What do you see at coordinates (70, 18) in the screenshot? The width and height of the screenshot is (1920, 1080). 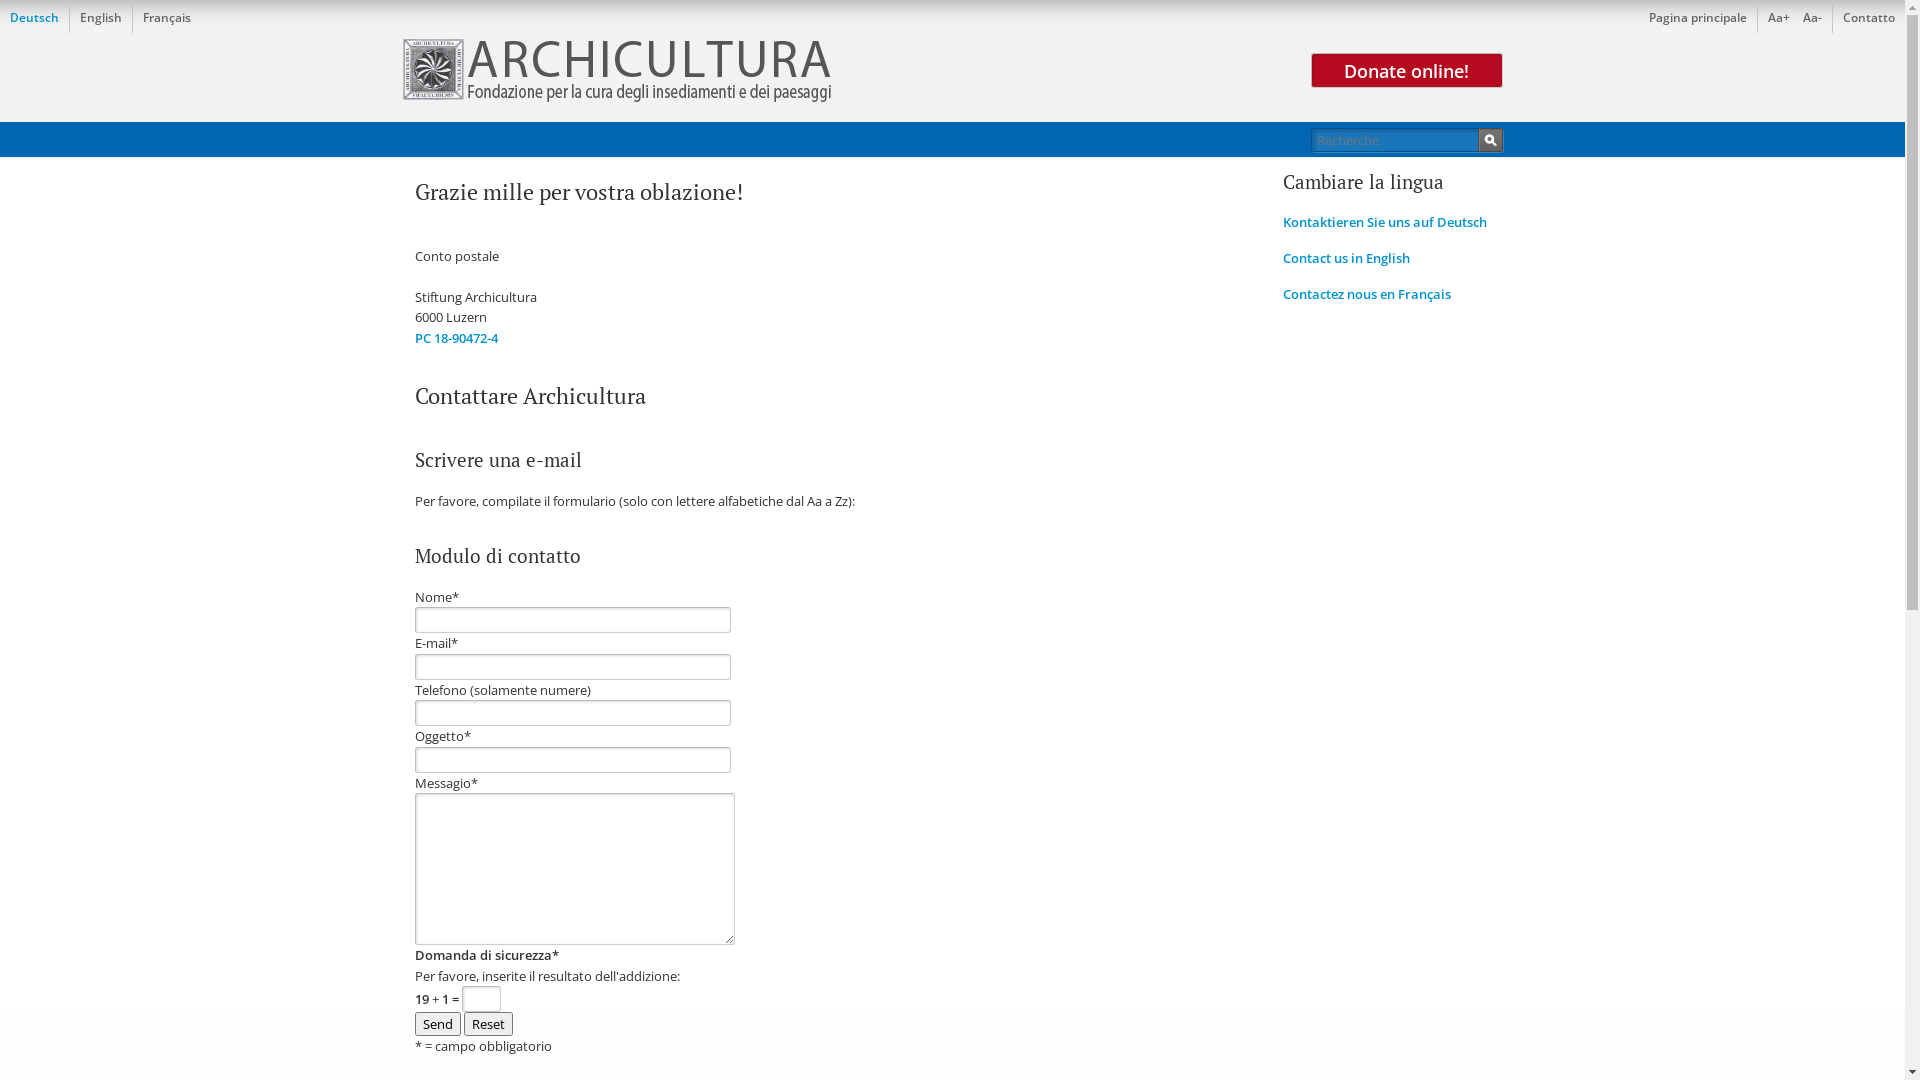 I see `'English'` at bounding box center [70, 18].